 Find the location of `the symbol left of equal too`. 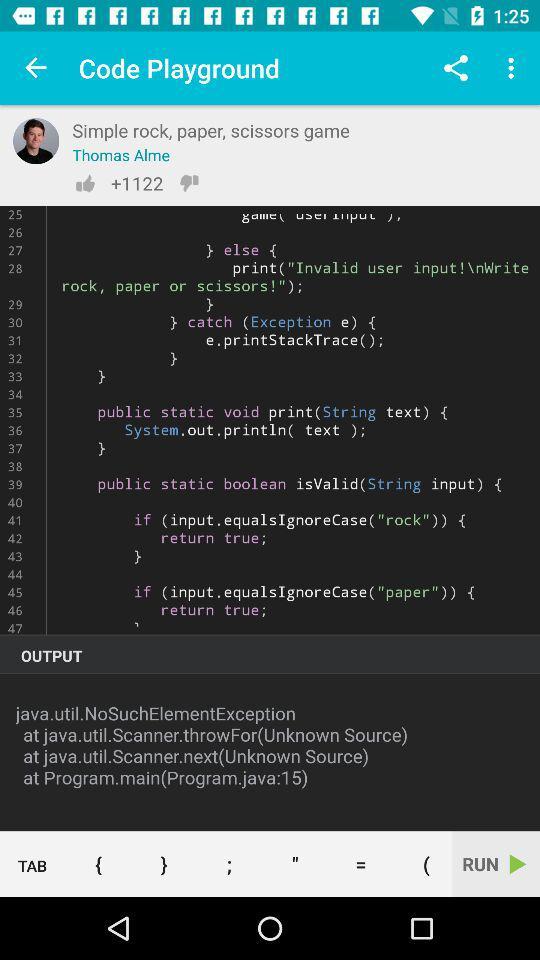

the symbol left of equal too is located at coordinates (294, 863).